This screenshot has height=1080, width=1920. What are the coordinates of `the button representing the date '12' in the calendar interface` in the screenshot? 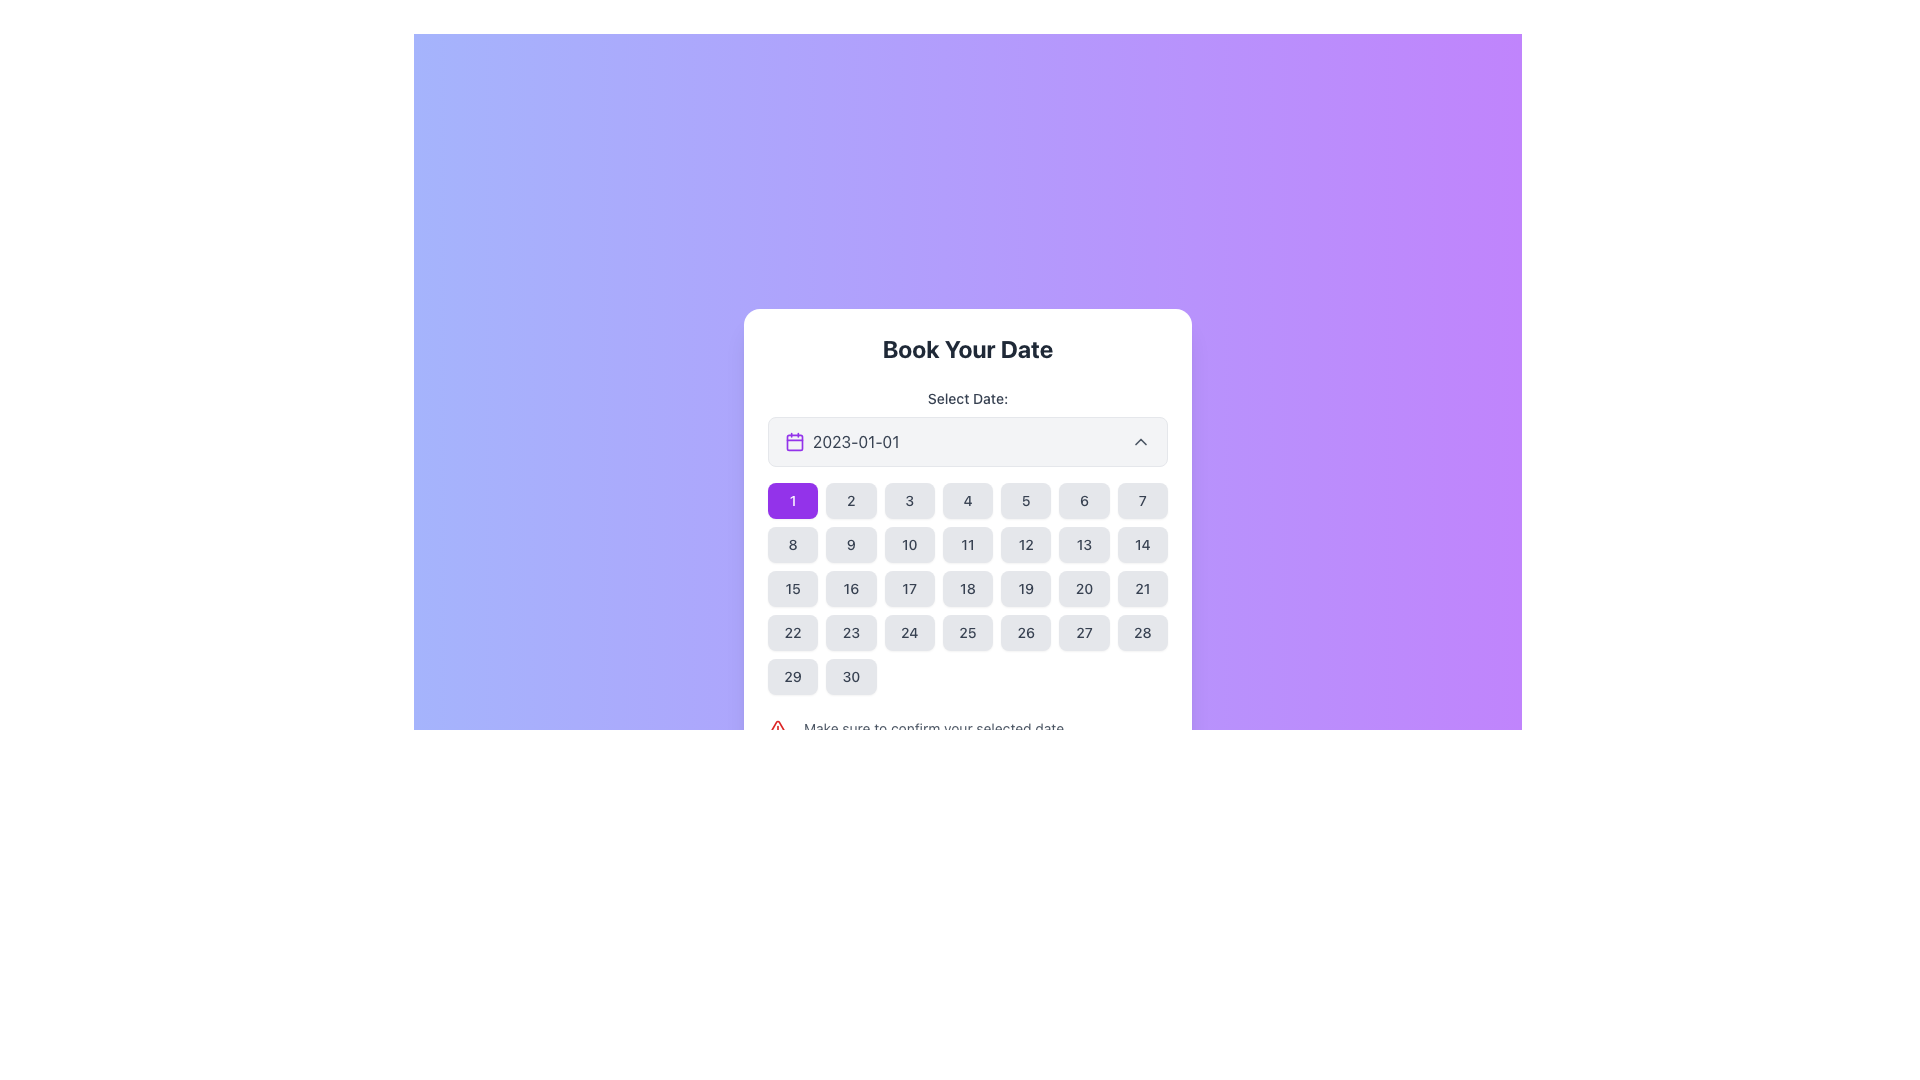 It's located at (1026, 544).